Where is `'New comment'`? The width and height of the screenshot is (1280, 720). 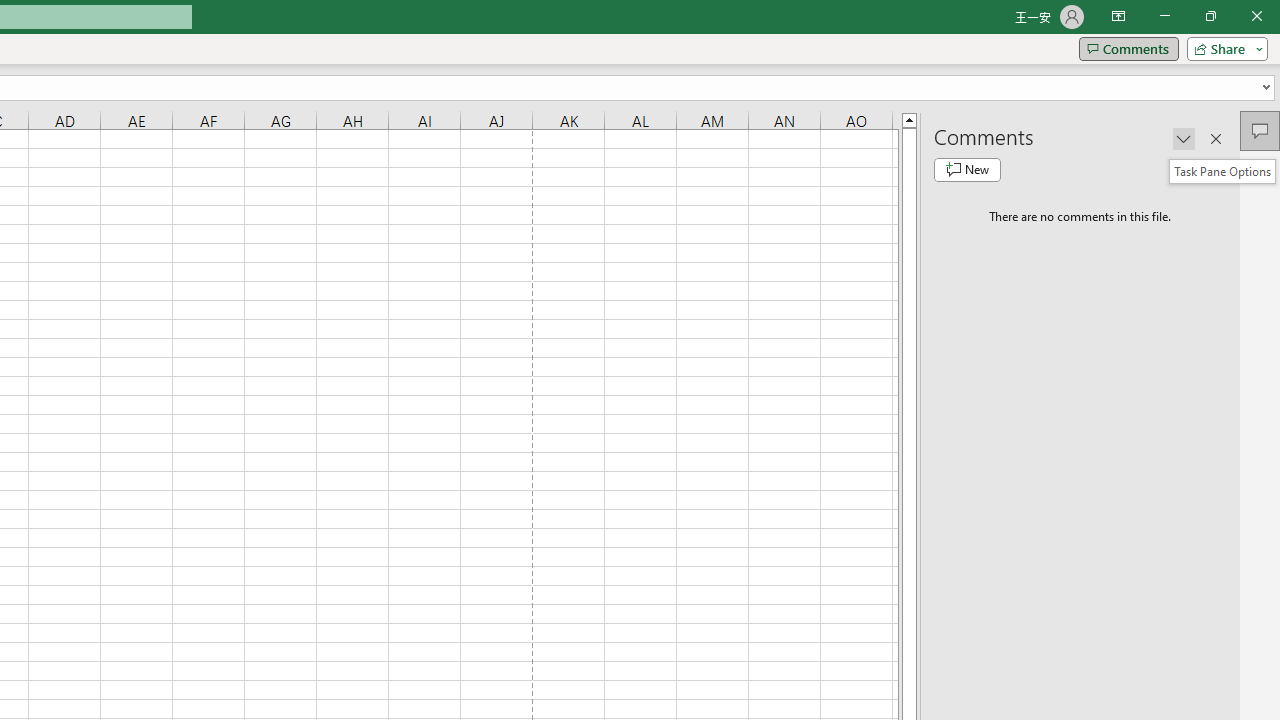 'New comment' is located at coordinates (967, 168).